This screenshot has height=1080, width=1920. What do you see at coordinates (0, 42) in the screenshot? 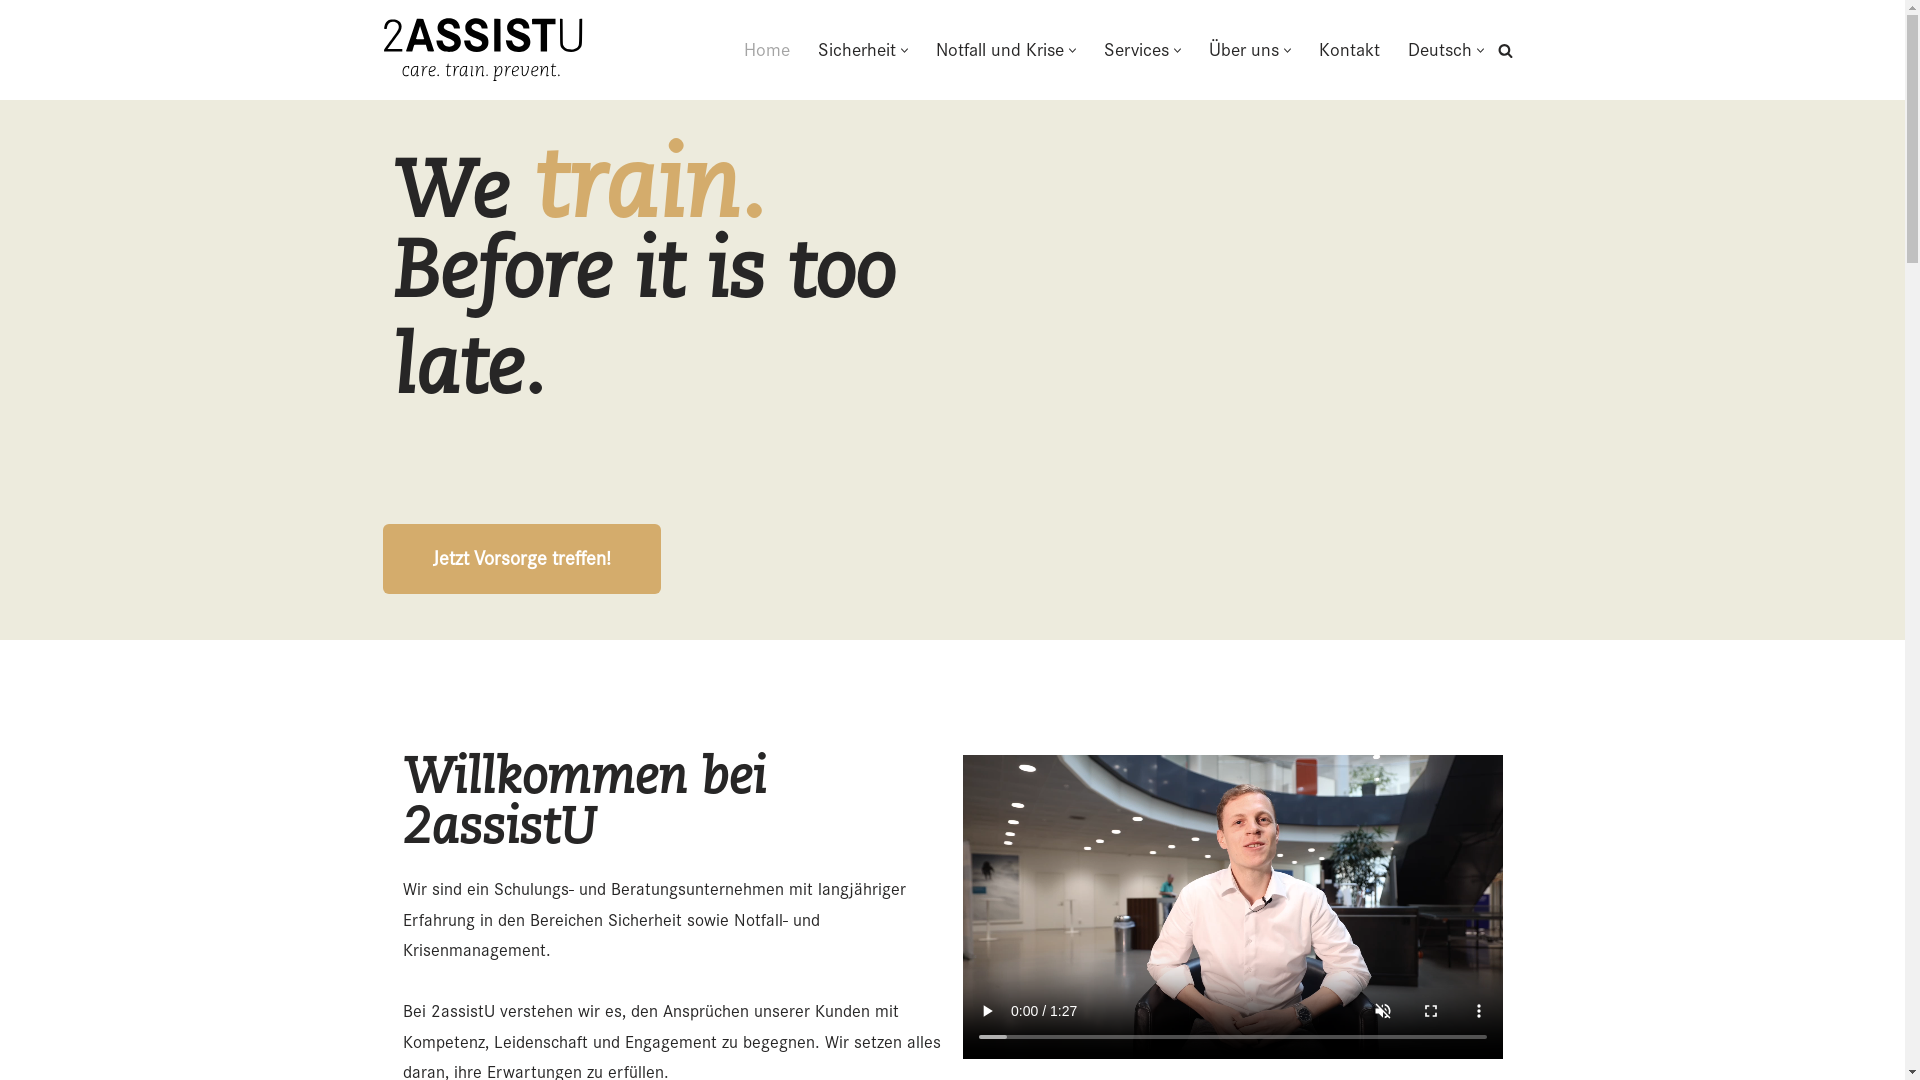
I see `'Zum Inhalt springen'` at bounding box center [0, 42].